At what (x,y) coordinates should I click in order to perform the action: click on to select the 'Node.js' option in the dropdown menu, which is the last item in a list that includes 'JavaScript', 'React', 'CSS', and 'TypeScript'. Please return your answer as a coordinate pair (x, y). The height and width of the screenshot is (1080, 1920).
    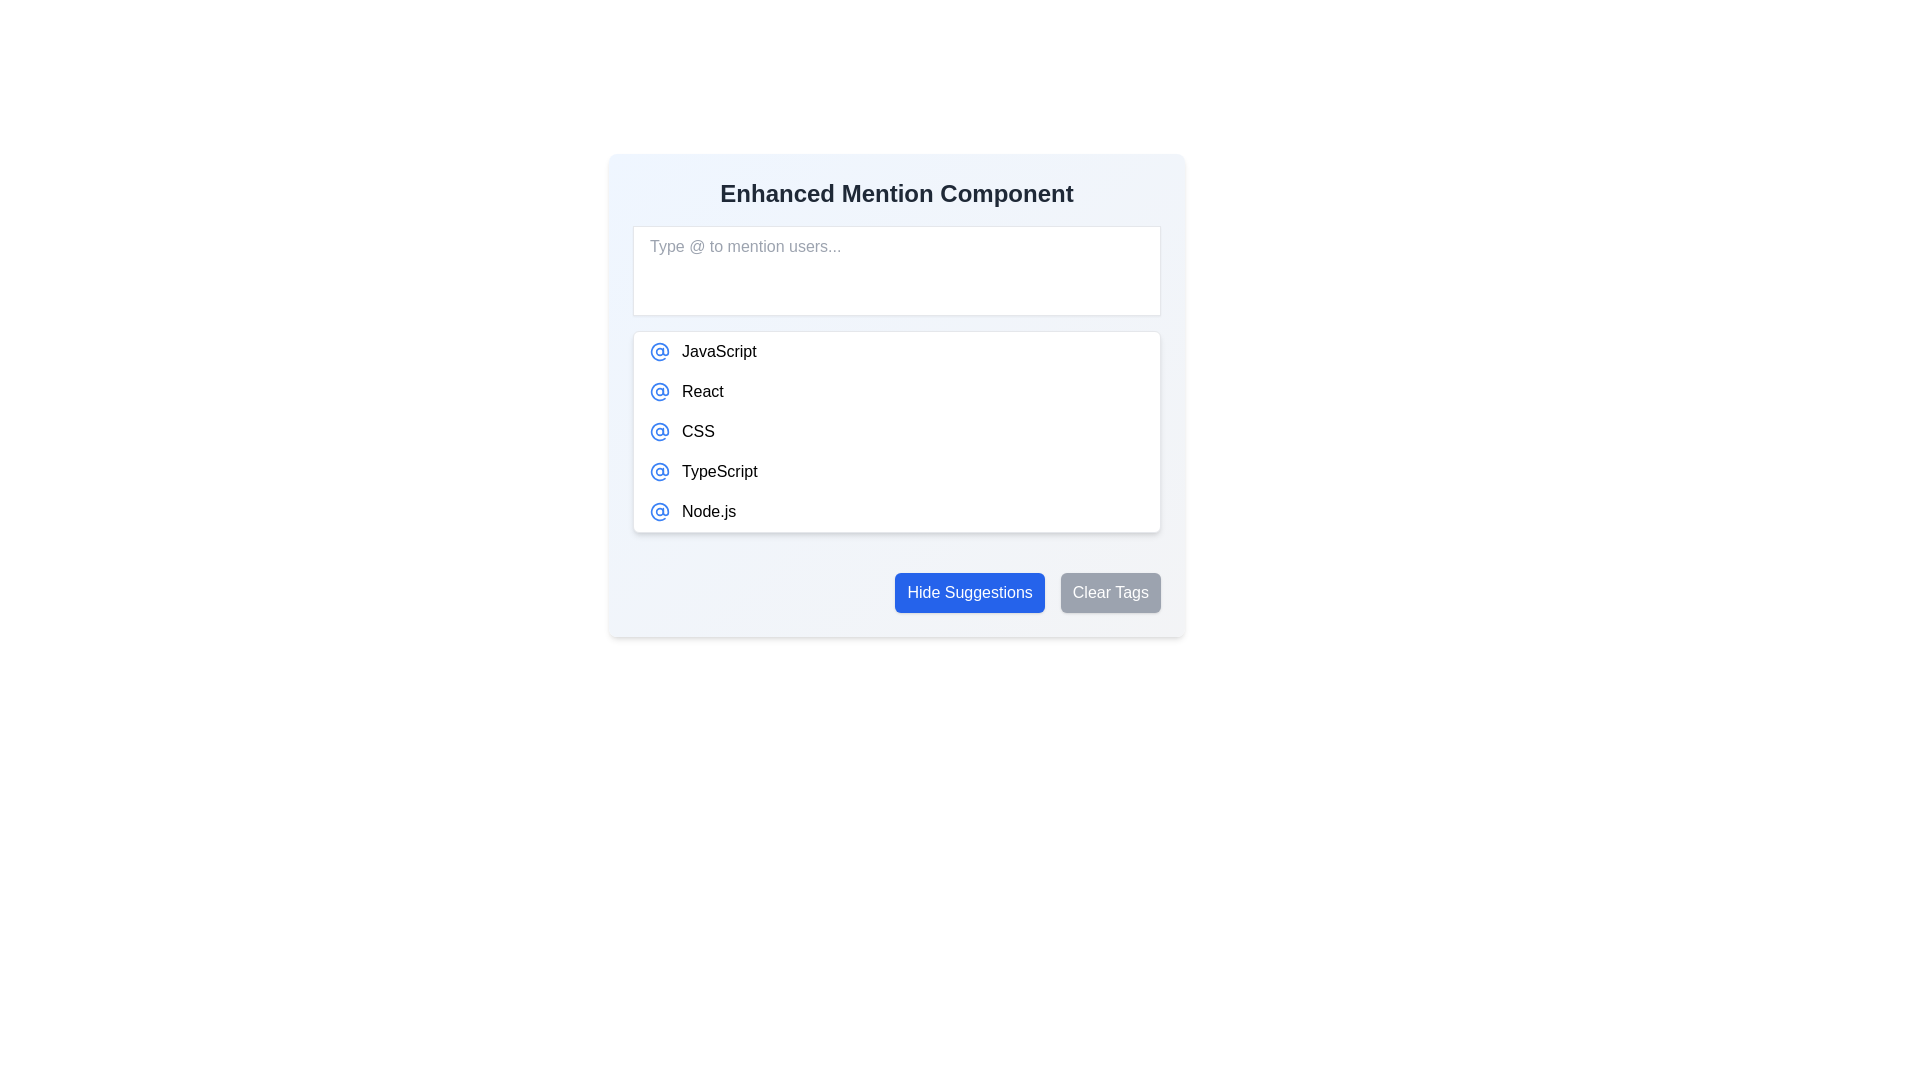
    Looking at the image, I should click on (896, 511).